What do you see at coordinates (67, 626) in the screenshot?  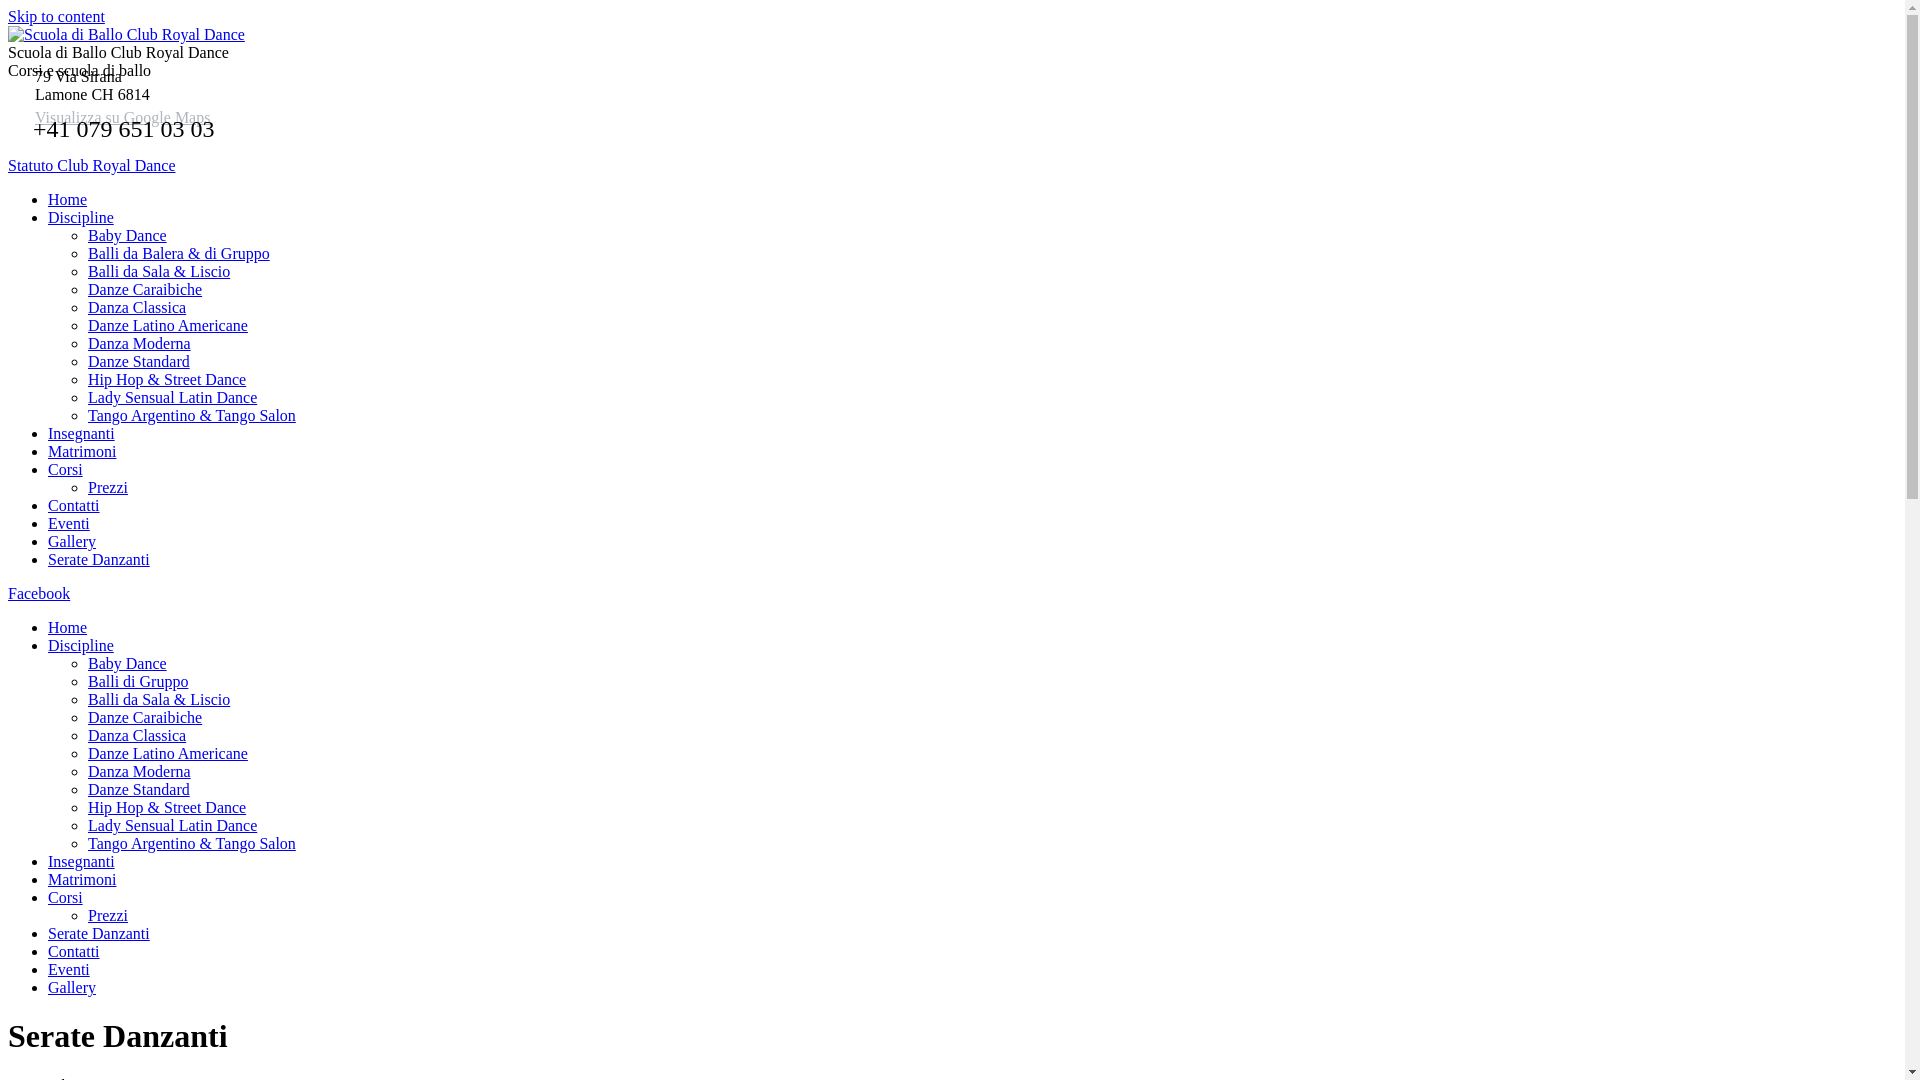 I see `'Home'` at bounding box center [67, 626].